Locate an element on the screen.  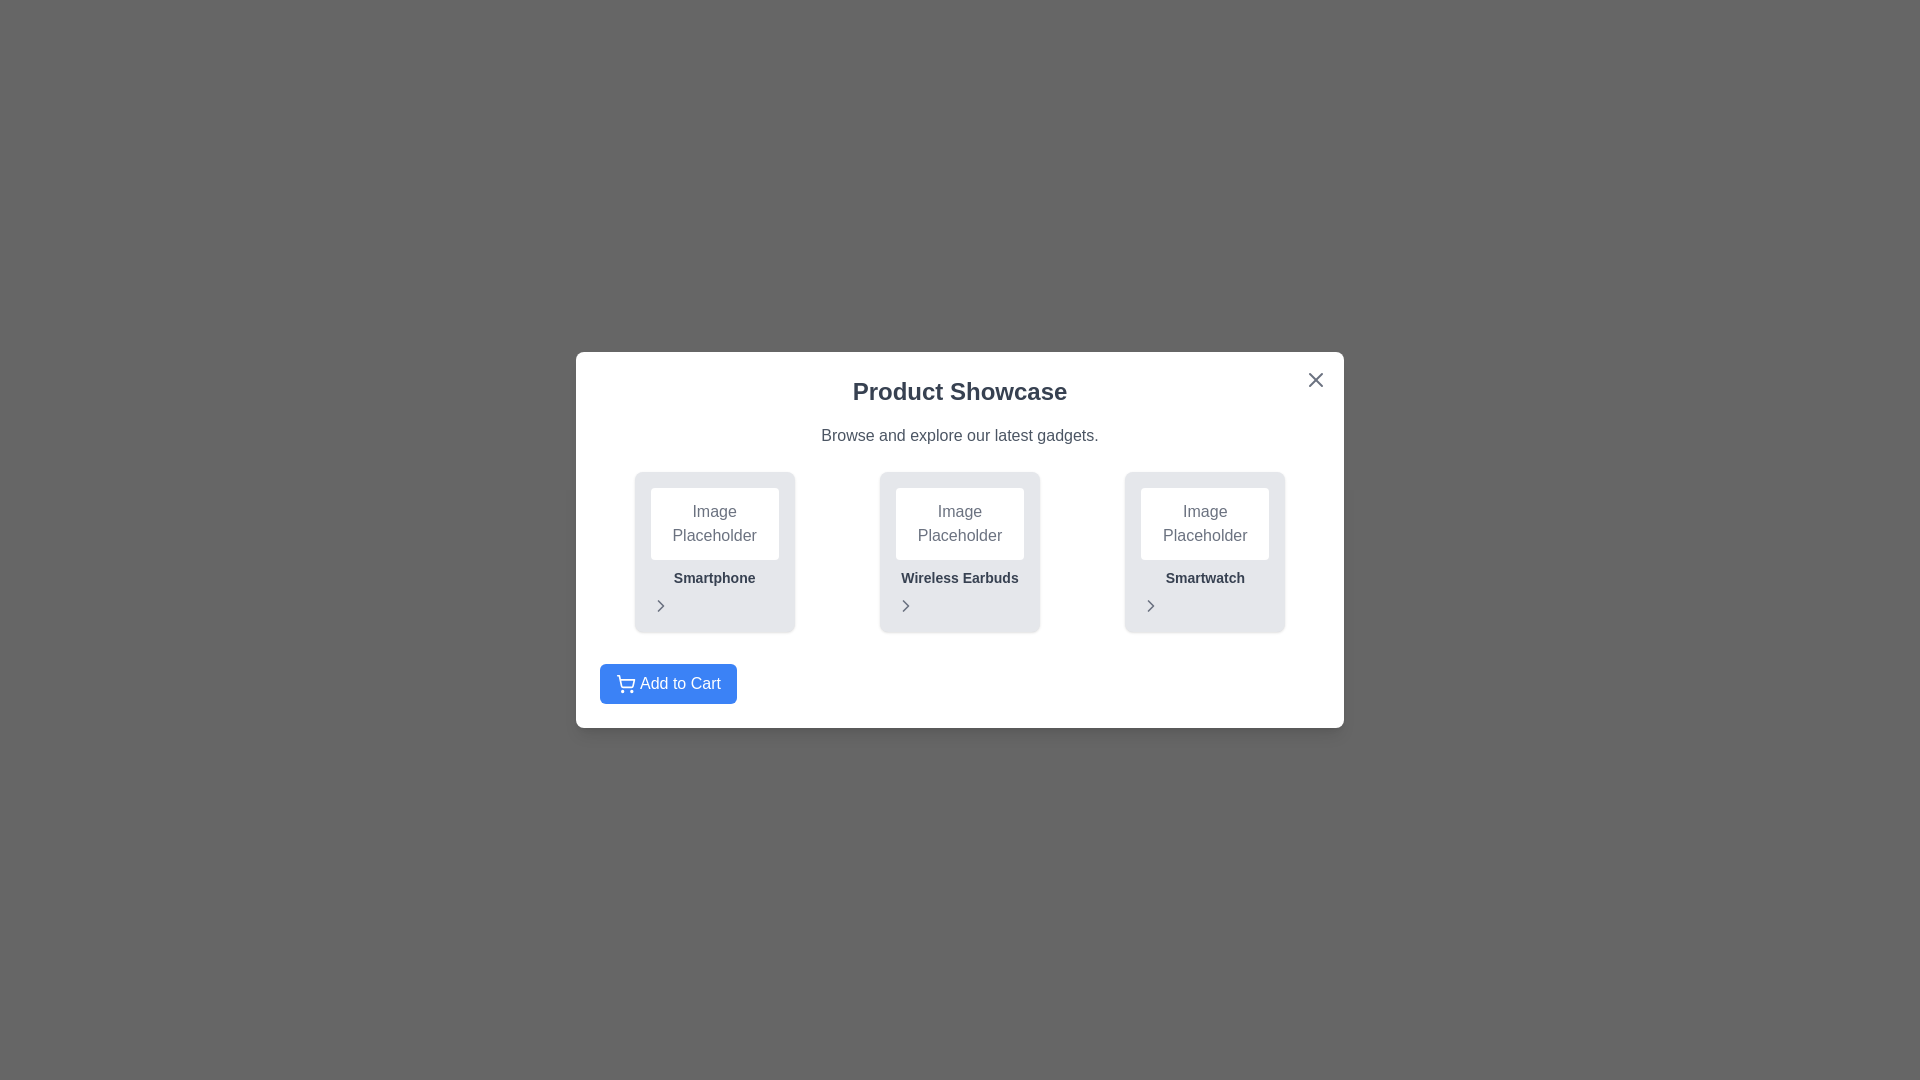
the shopping cart icon that is part of the 'Add to Cart' button, located at the bottom-left corner of the product showcase modal is located at coordinates (624, 682).